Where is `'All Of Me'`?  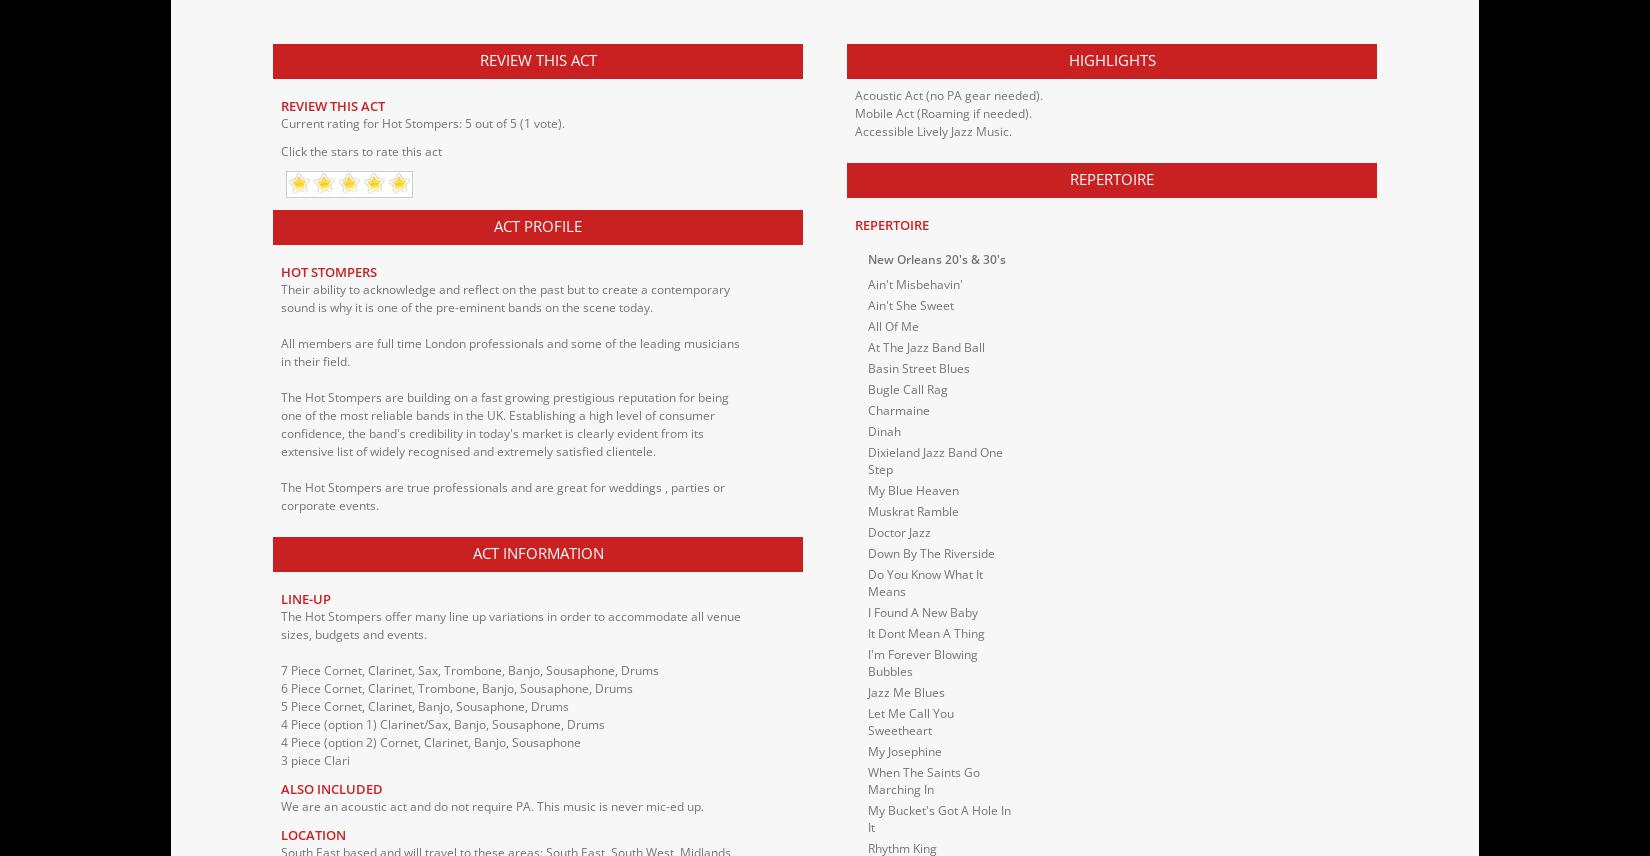
'All Of Me' is located at coordinates (893, 324).